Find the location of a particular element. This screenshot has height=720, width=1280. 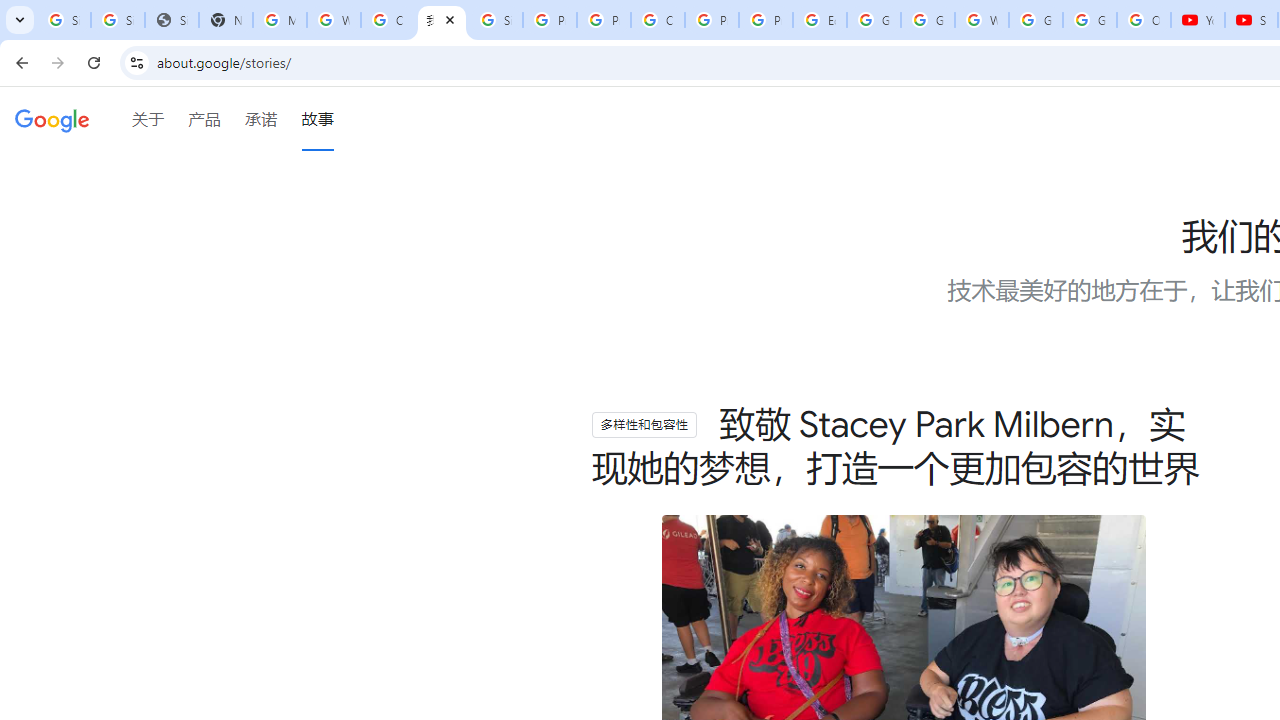

'Google' is located at coordinates (52, 121).